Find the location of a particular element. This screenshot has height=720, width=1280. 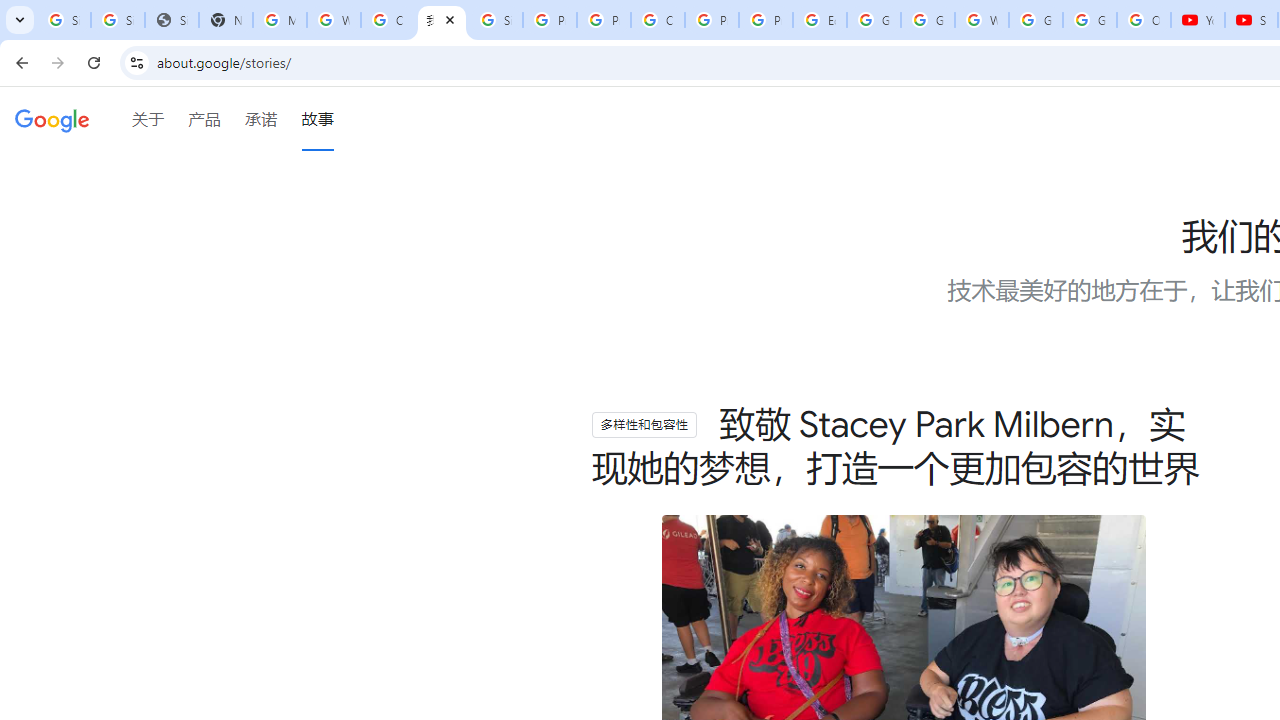

'Google' is located at coordinates (52, 121).